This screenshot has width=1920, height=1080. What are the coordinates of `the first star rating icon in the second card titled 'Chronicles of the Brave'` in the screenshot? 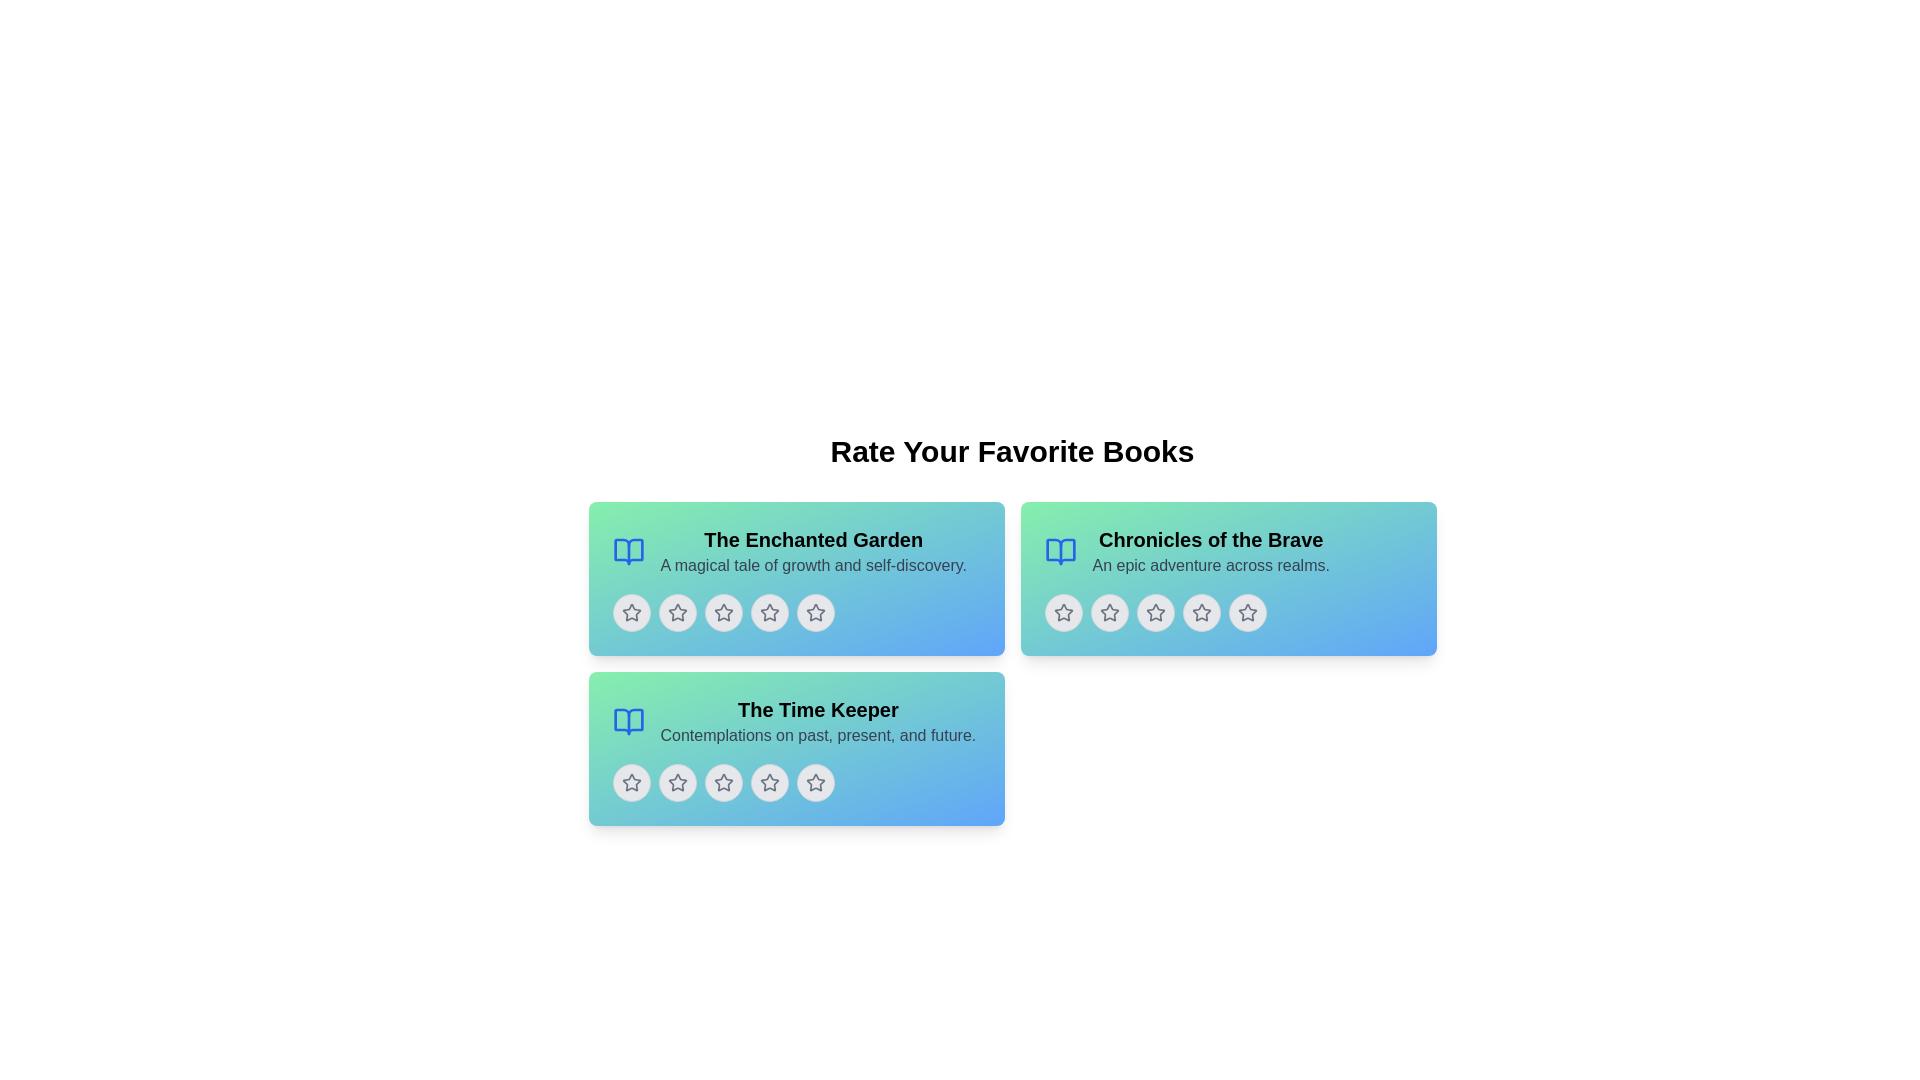 It's located at (1108, 612).